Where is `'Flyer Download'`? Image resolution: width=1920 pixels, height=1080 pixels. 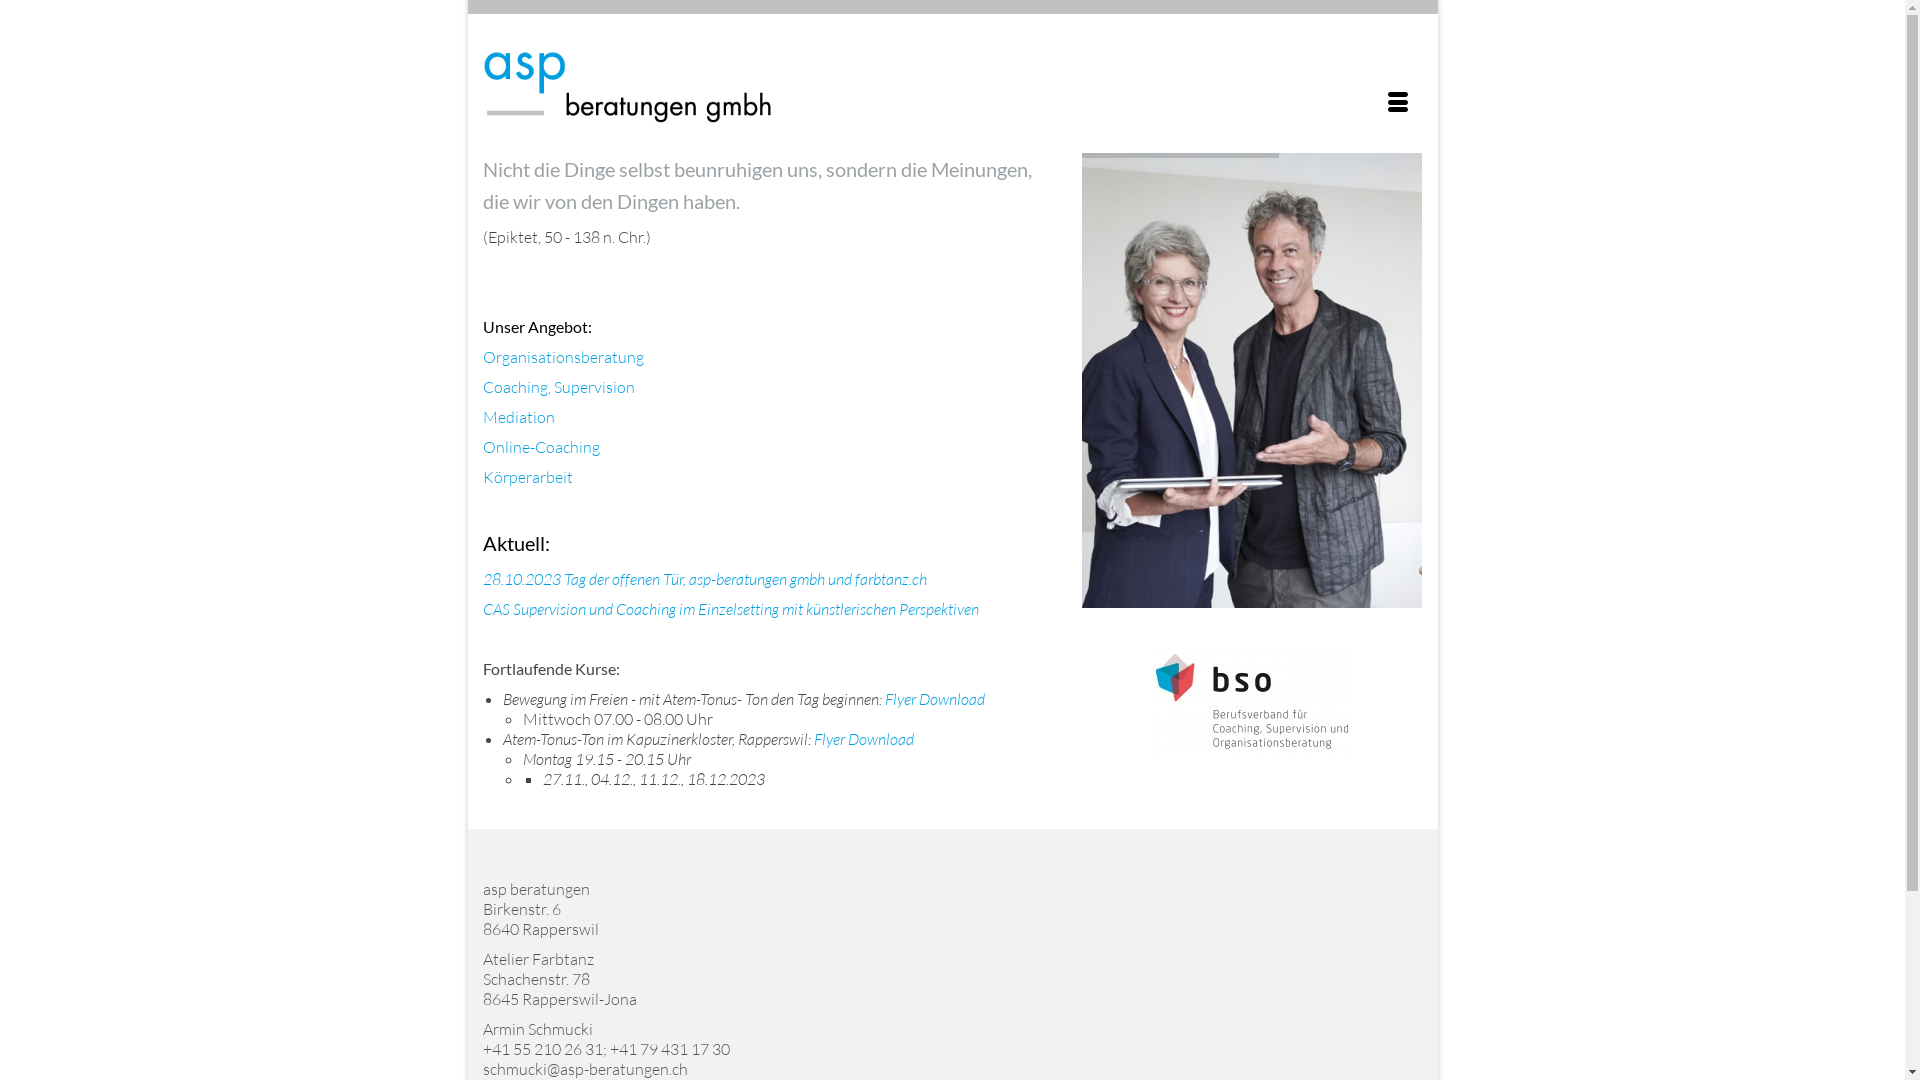 'Flyer Download' is located at coordinates (933, 697).